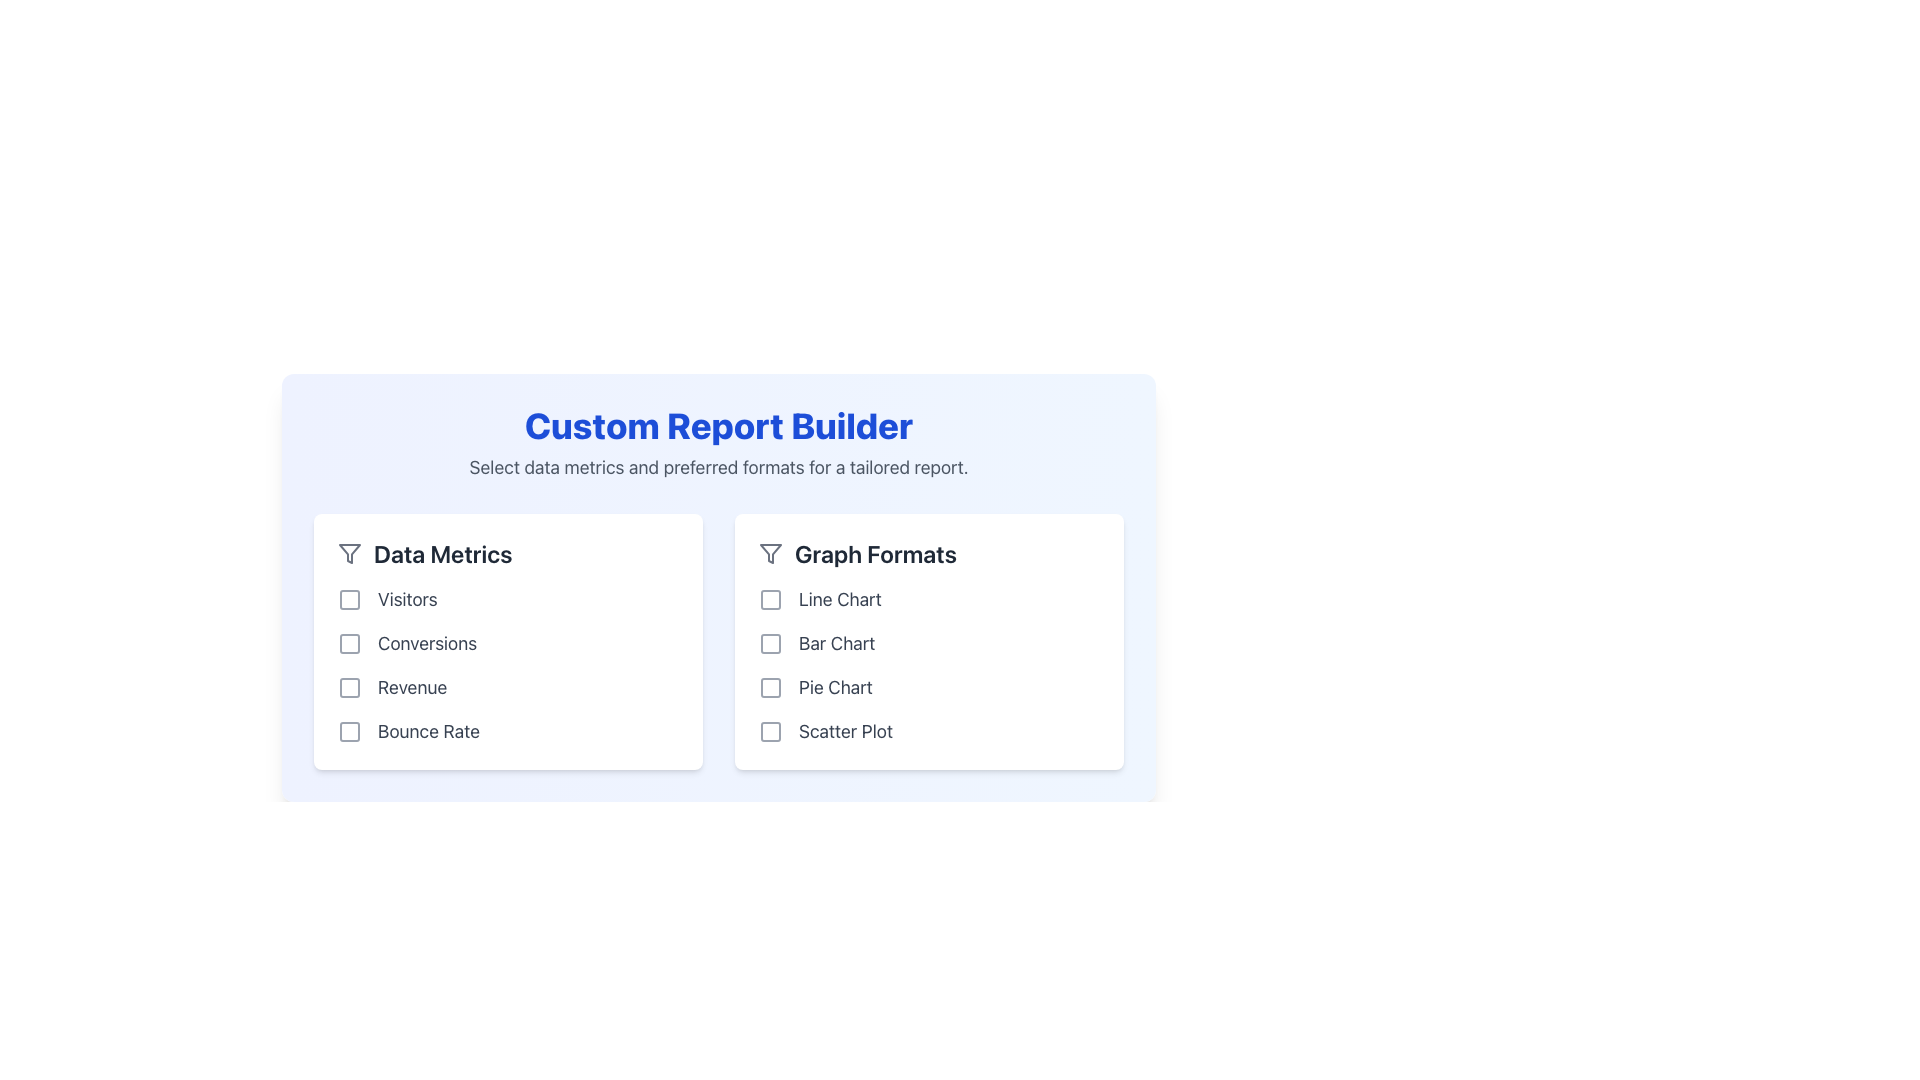  I want to click on the 'Bar Chart' checkbox in the 'Graph Formats' category, so click(770, 644).